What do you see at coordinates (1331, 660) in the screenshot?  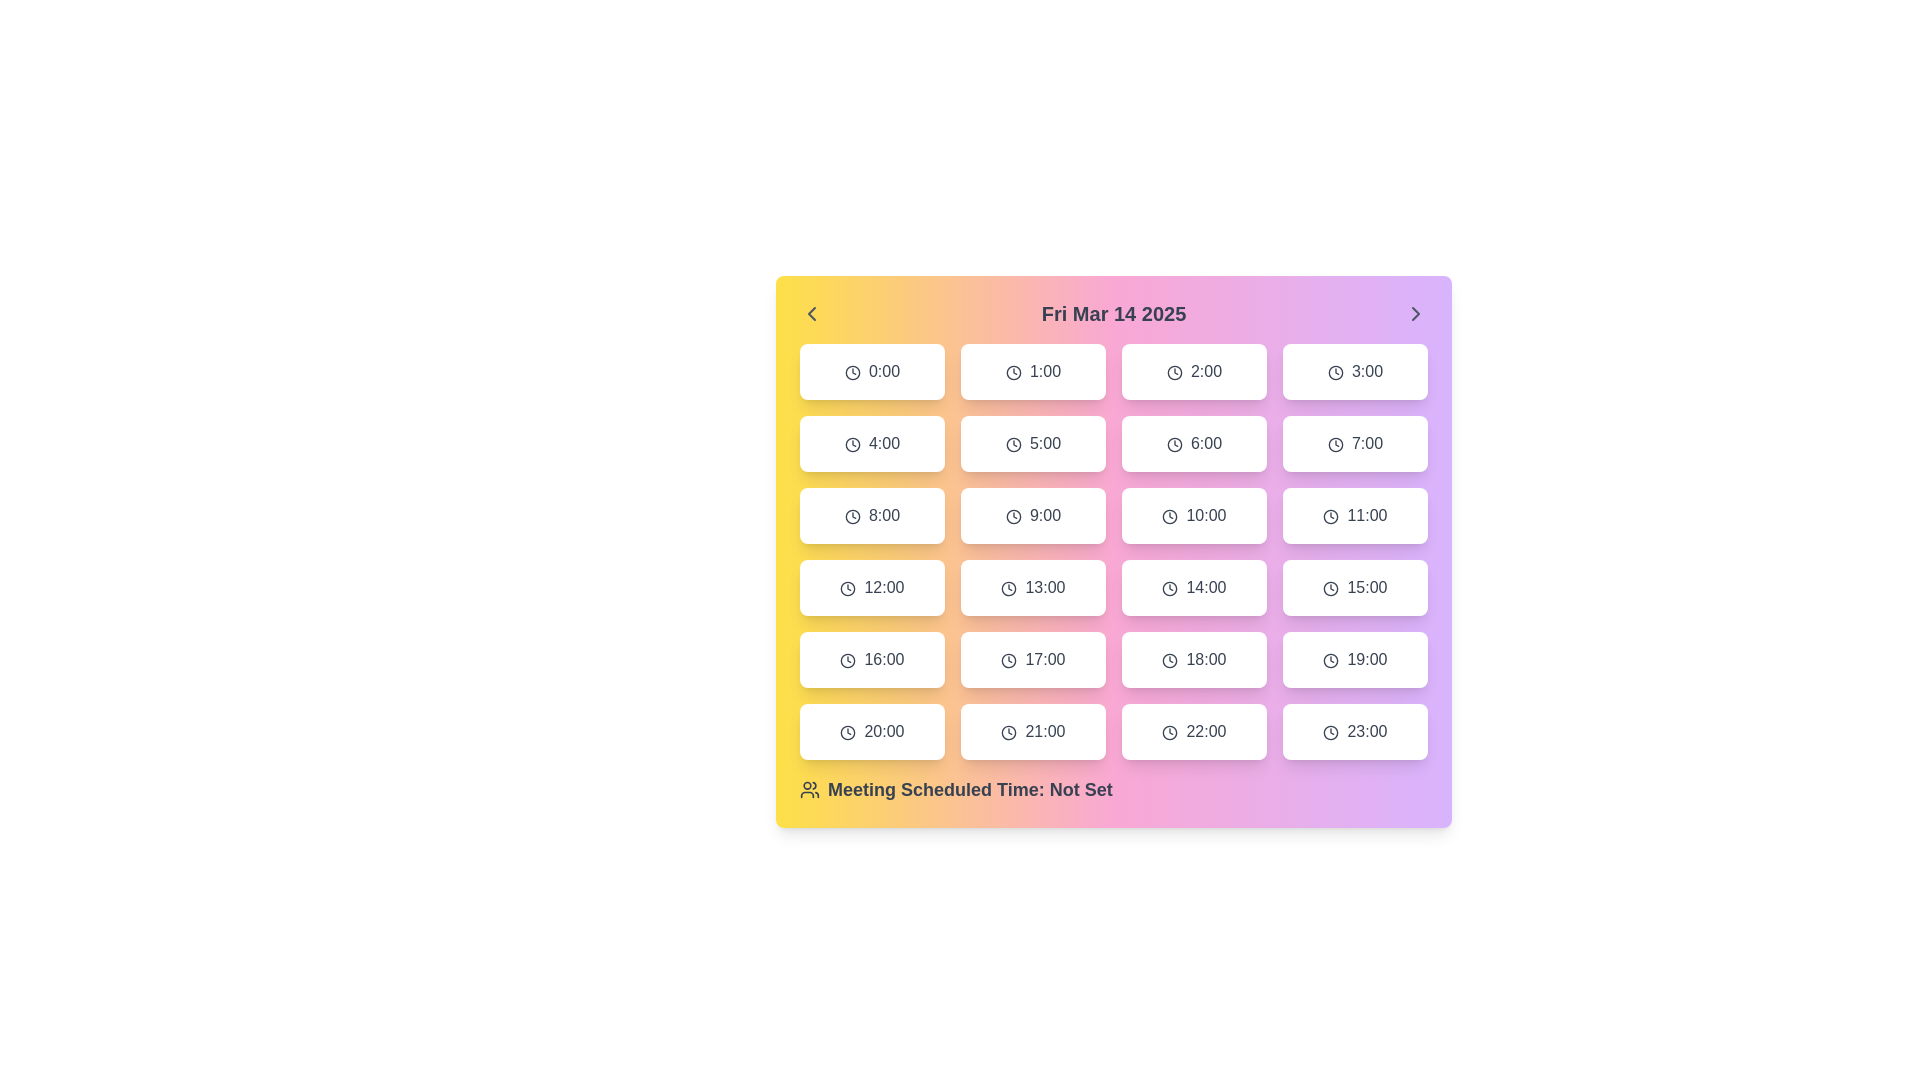 I see `the Circle element within the SVG Clock Icon associated with the time slot labeled '19:00', located in the fifth row and fourth column of the grid layout` at bounding box center [1331, 660].